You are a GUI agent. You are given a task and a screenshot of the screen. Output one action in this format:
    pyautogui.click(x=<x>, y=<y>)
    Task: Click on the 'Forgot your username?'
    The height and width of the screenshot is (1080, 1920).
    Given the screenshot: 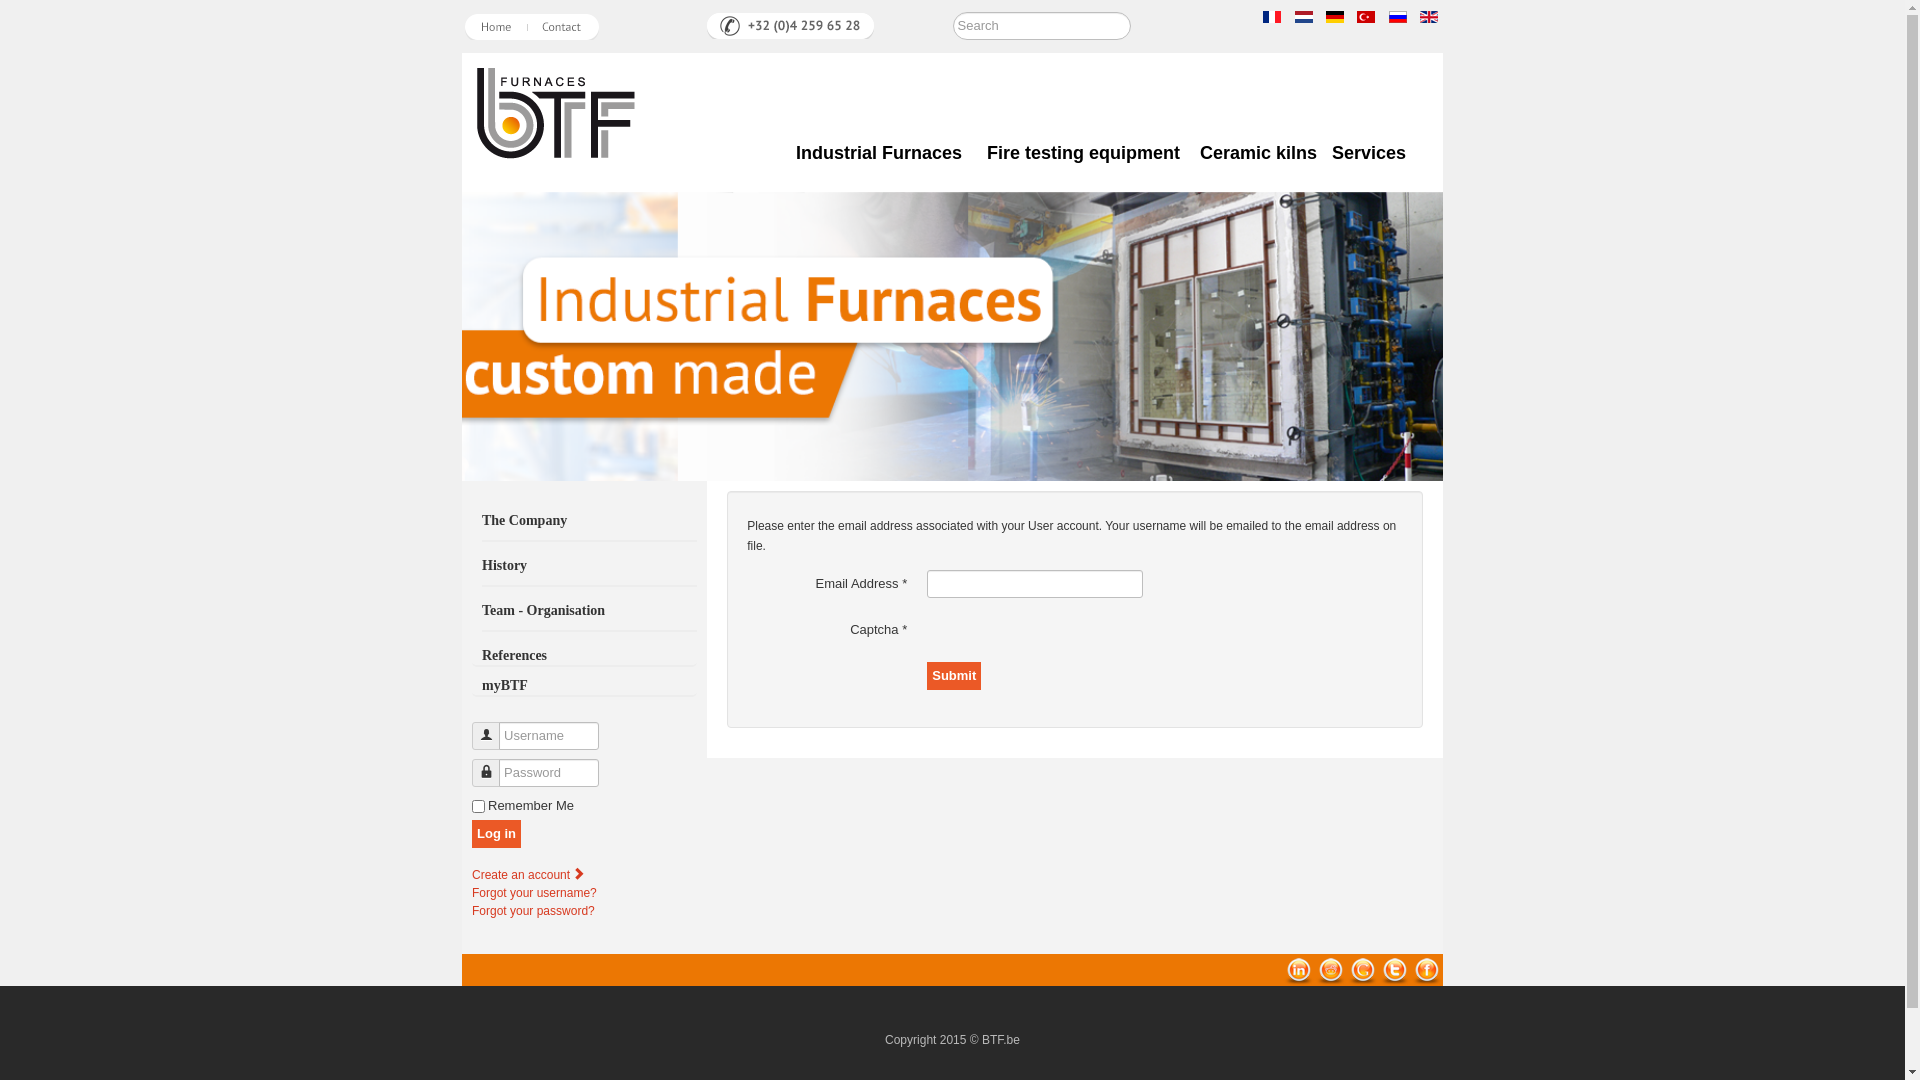 What is the action you would take?
    pyautogui.click(x=534, y=892)
    